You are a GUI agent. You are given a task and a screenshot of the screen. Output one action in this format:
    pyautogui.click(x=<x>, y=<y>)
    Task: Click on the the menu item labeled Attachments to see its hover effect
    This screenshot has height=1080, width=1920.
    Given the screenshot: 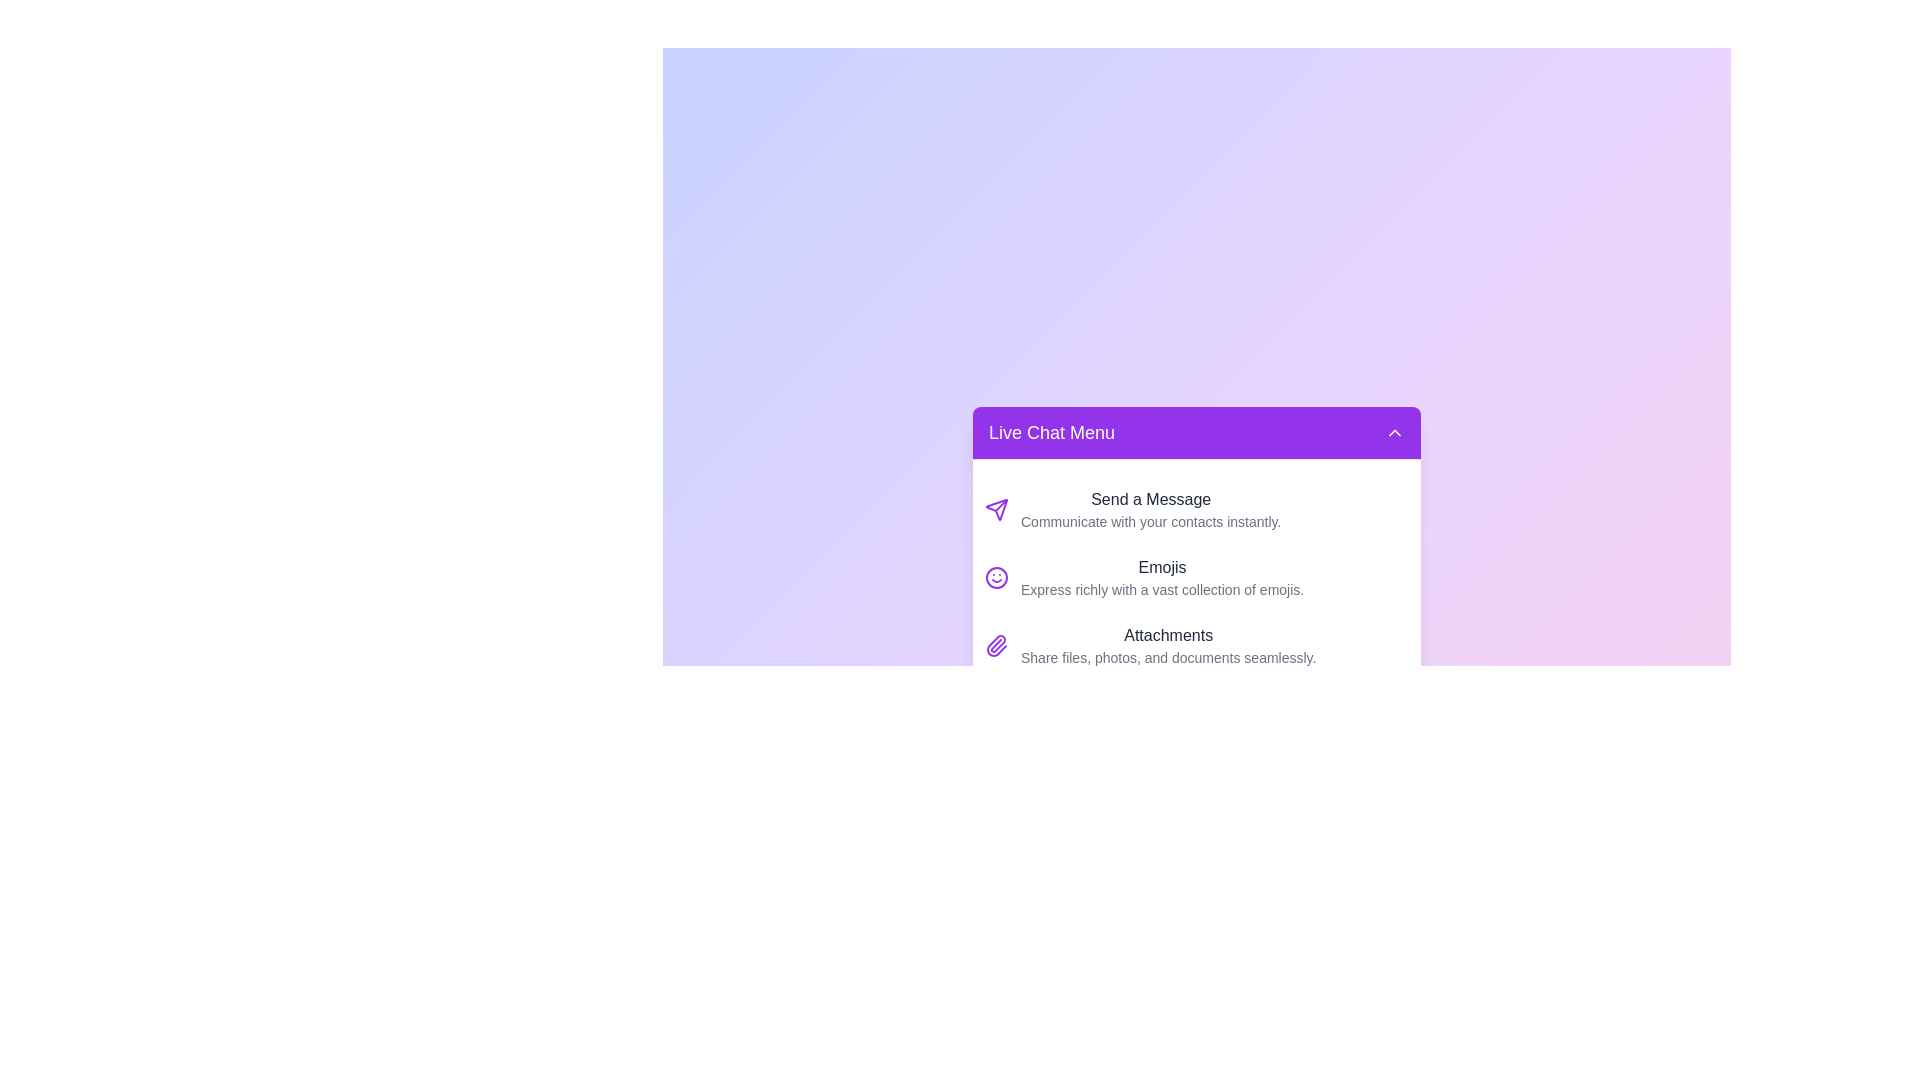 What is the action you would take?
    pyautogui.click(x=1196, y=645)
    